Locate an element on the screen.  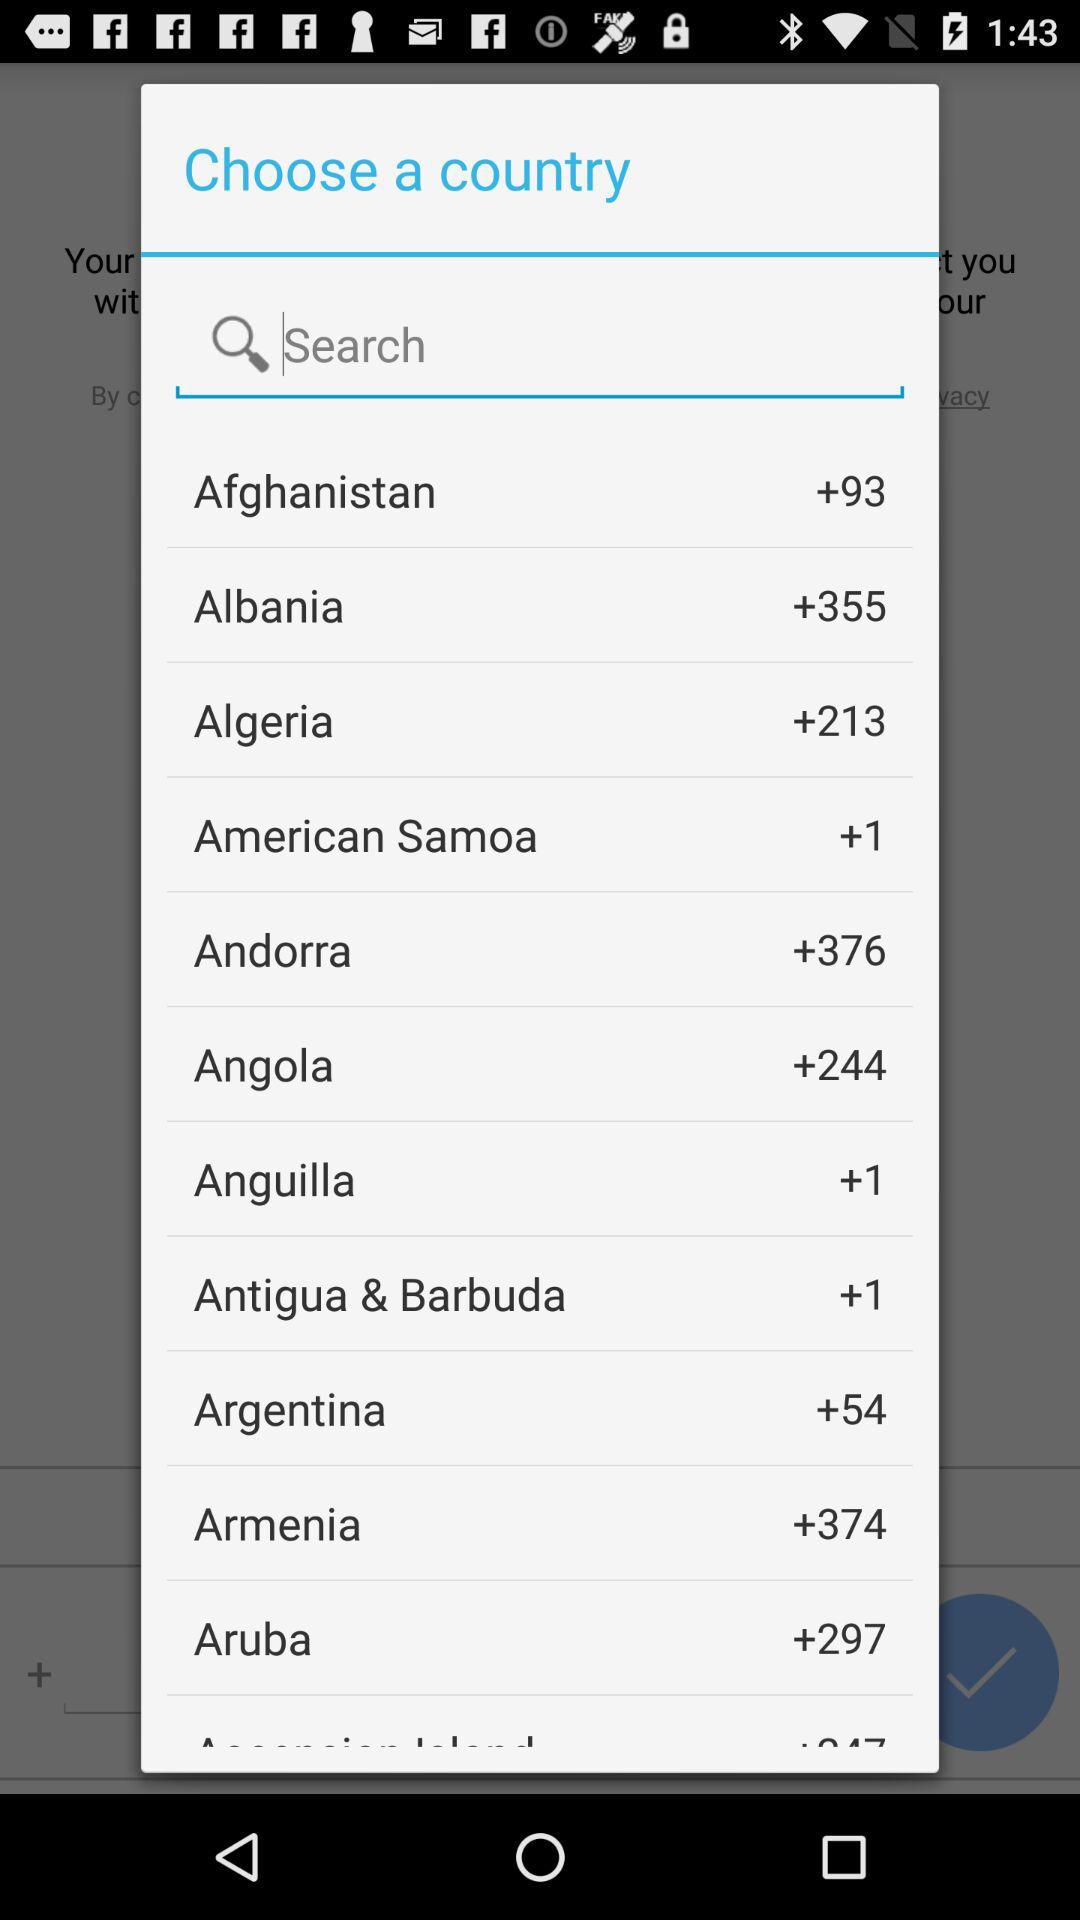
app next to the armenia icon is located at coordinates (839, 1521).